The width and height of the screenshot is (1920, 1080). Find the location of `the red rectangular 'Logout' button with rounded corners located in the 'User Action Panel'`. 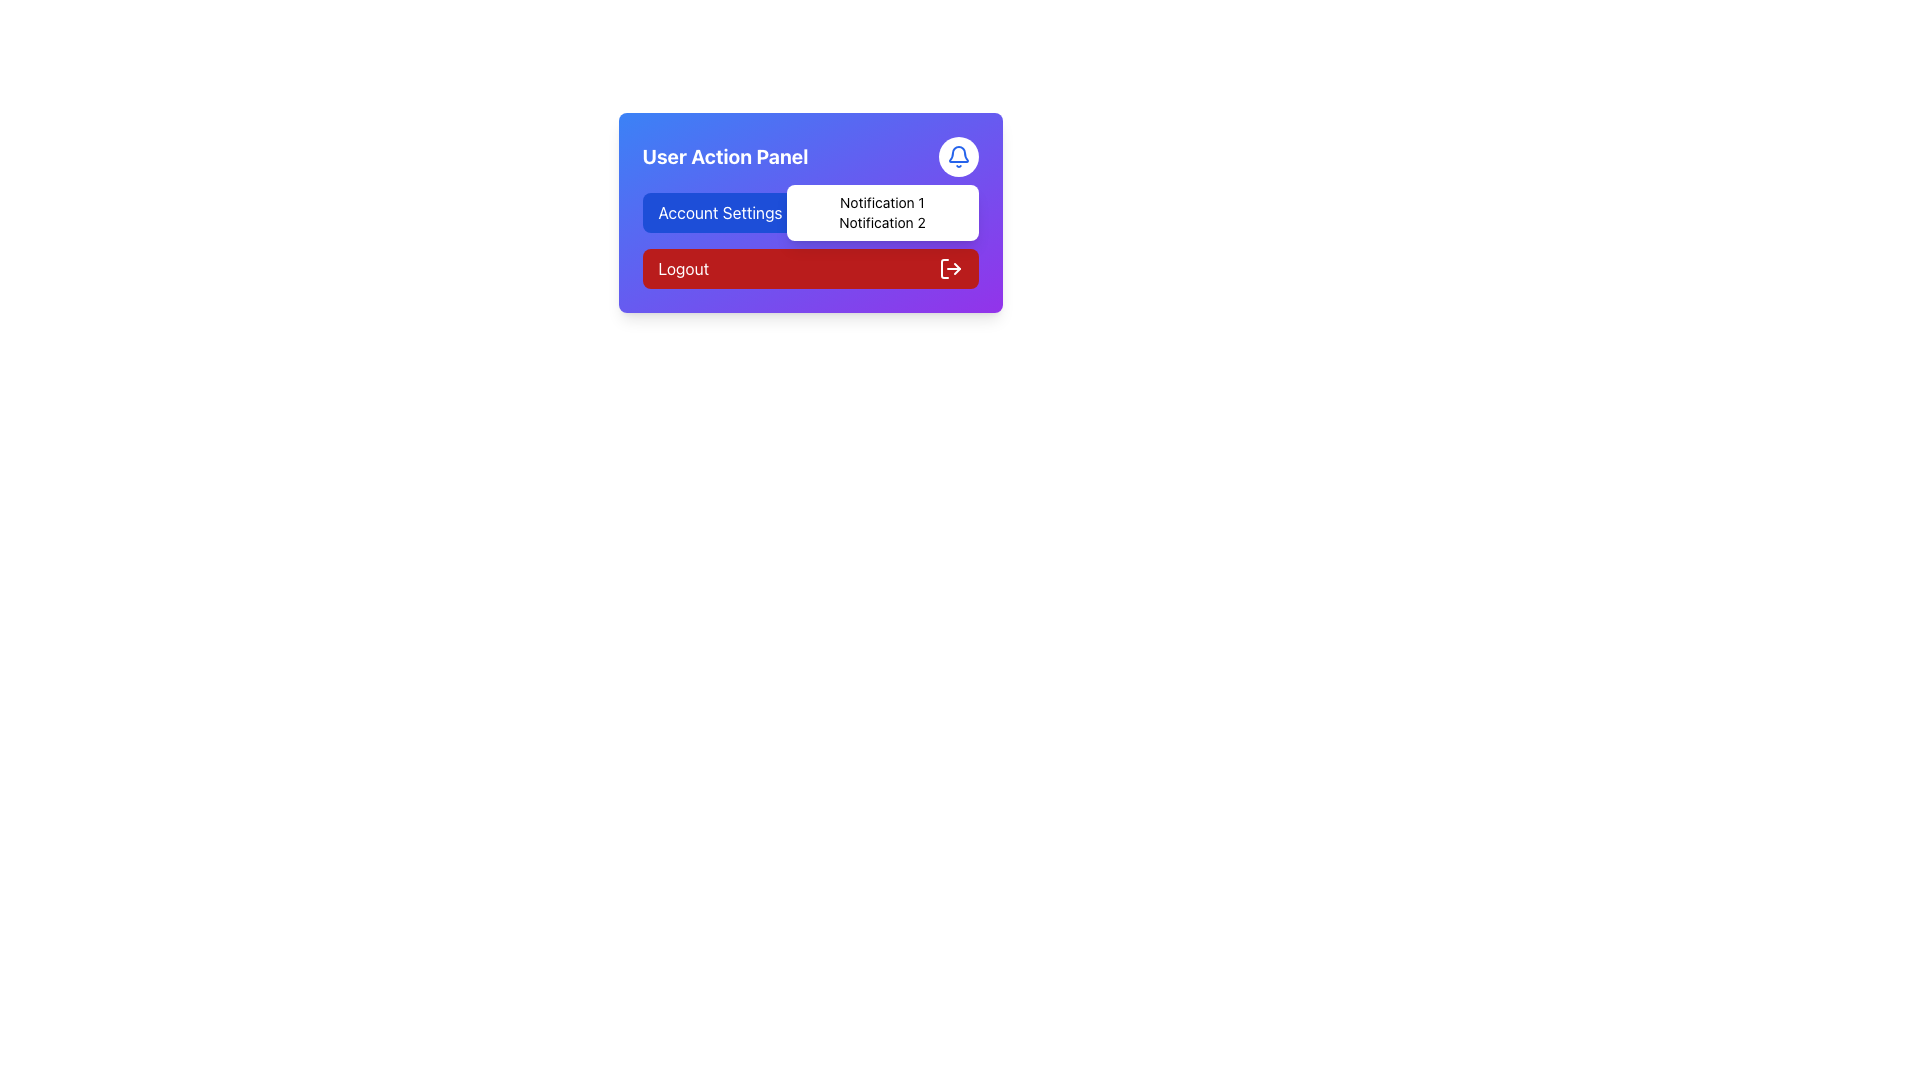

the red rectangular 'Logout' button with rounded corners located in the 'User Action Panel' is located at coordinates (810, 268).